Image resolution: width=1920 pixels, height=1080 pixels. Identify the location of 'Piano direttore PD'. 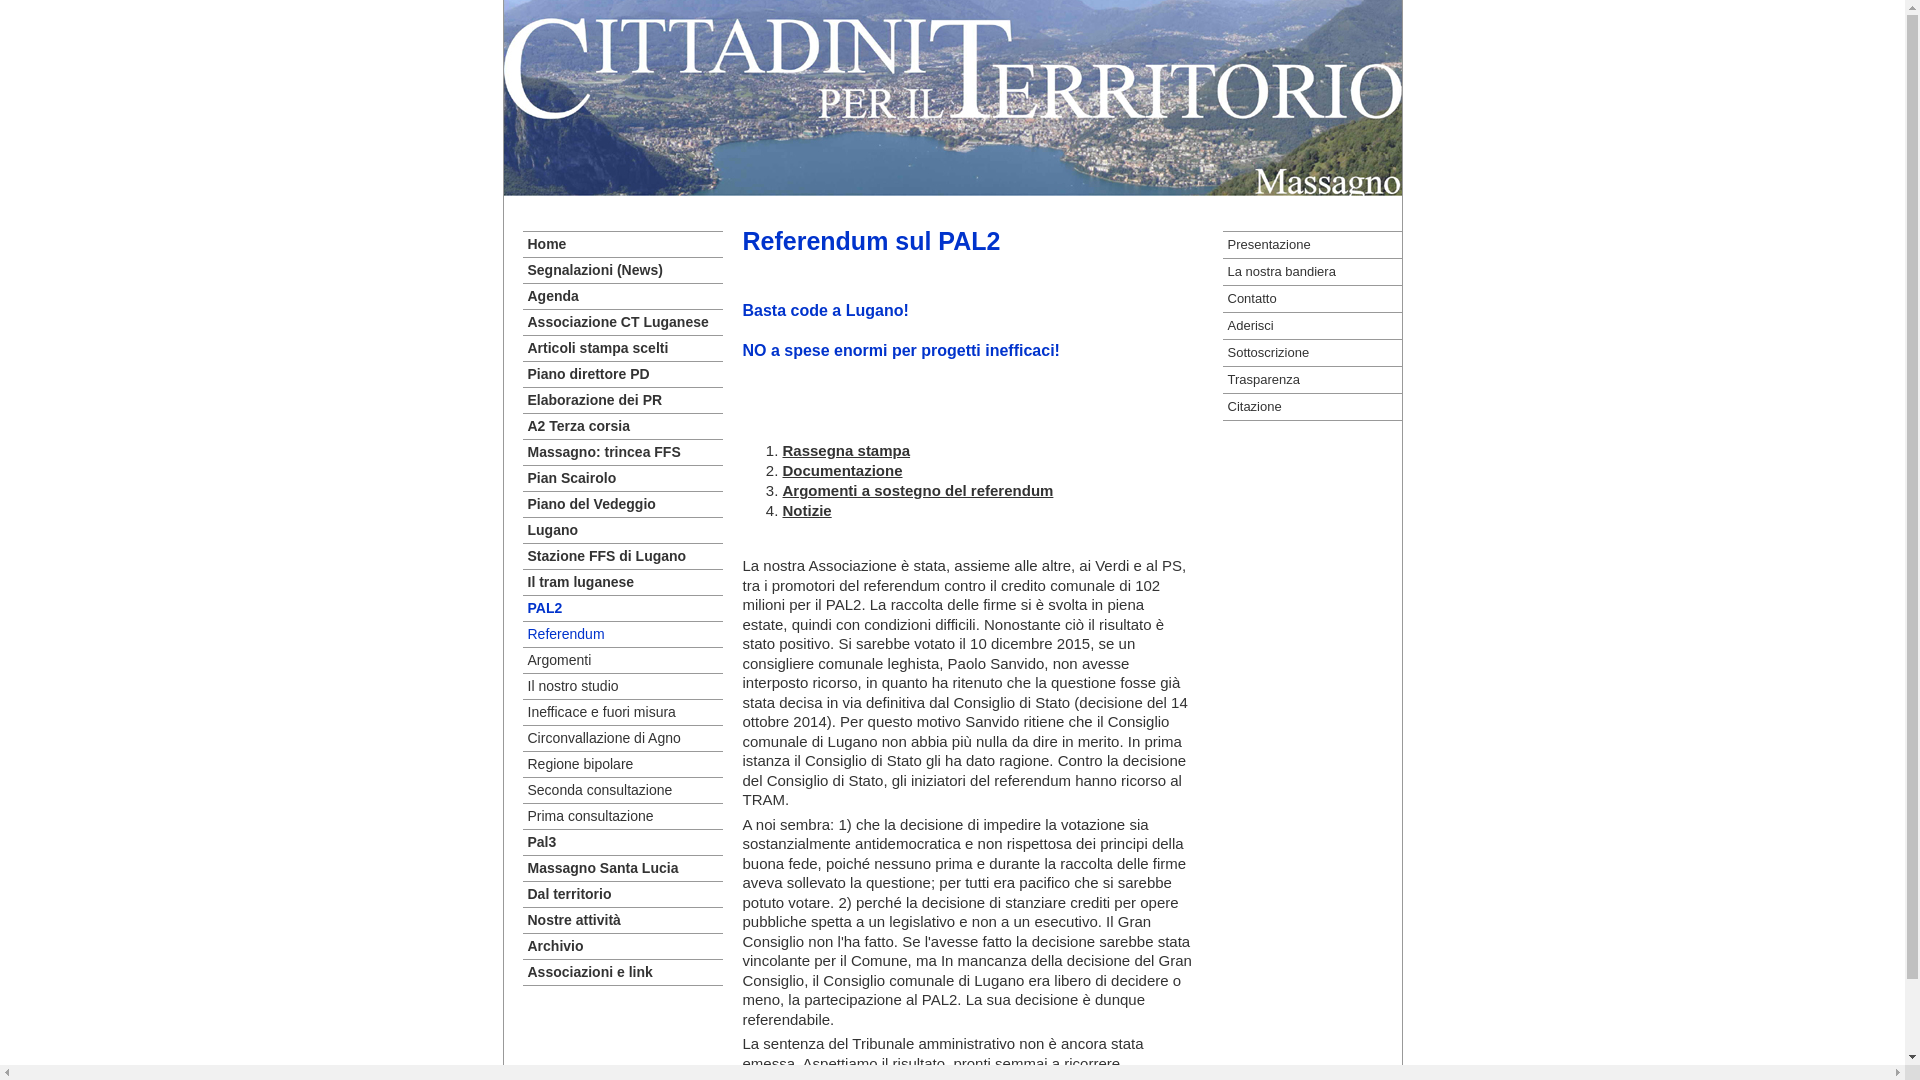
(621, 374).